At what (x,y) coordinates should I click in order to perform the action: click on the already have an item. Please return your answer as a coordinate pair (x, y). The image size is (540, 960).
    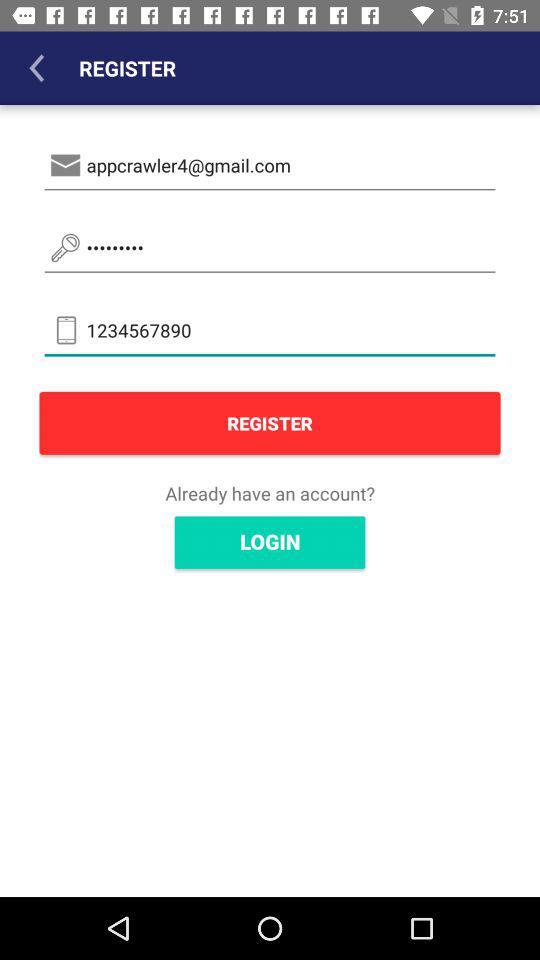
    Looking at the image, I should click on (270, 492).